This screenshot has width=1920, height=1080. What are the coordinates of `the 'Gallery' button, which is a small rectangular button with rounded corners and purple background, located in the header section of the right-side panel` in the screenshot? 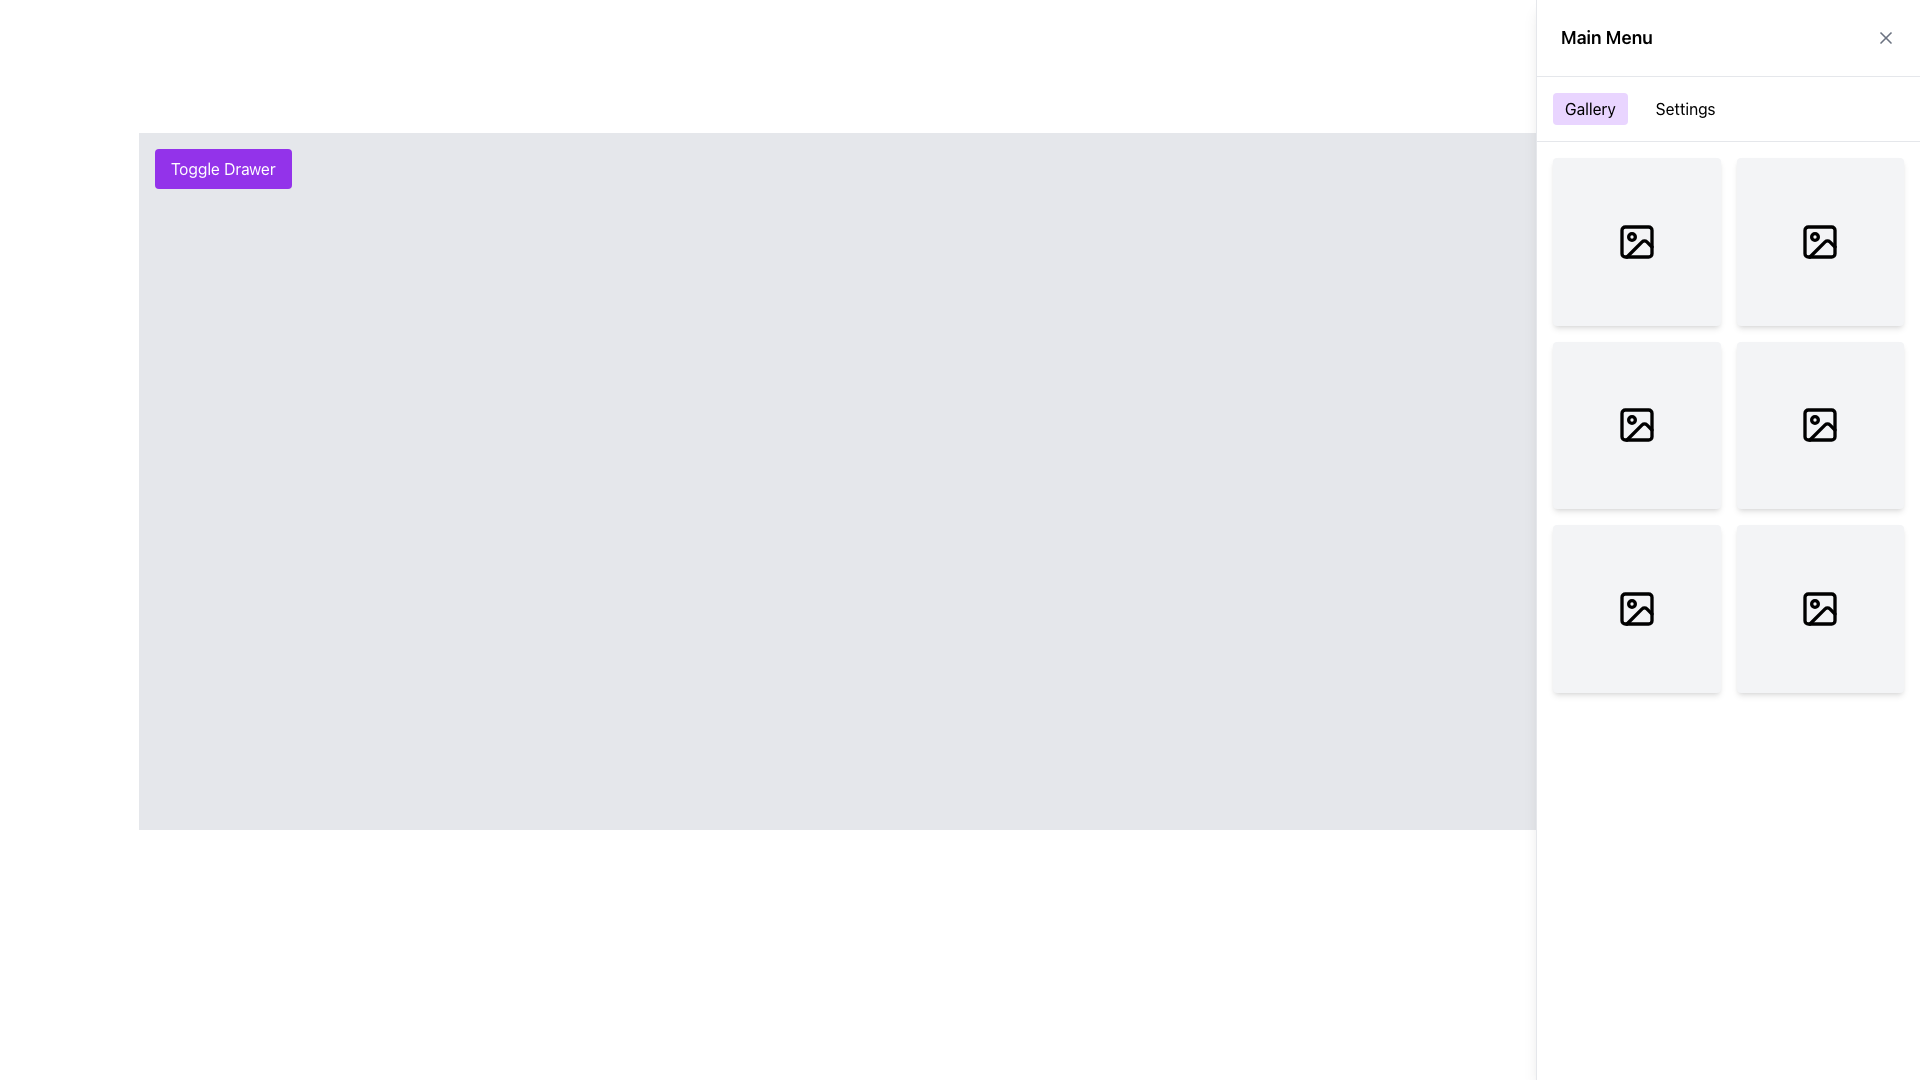 It's located at (1589, 108).